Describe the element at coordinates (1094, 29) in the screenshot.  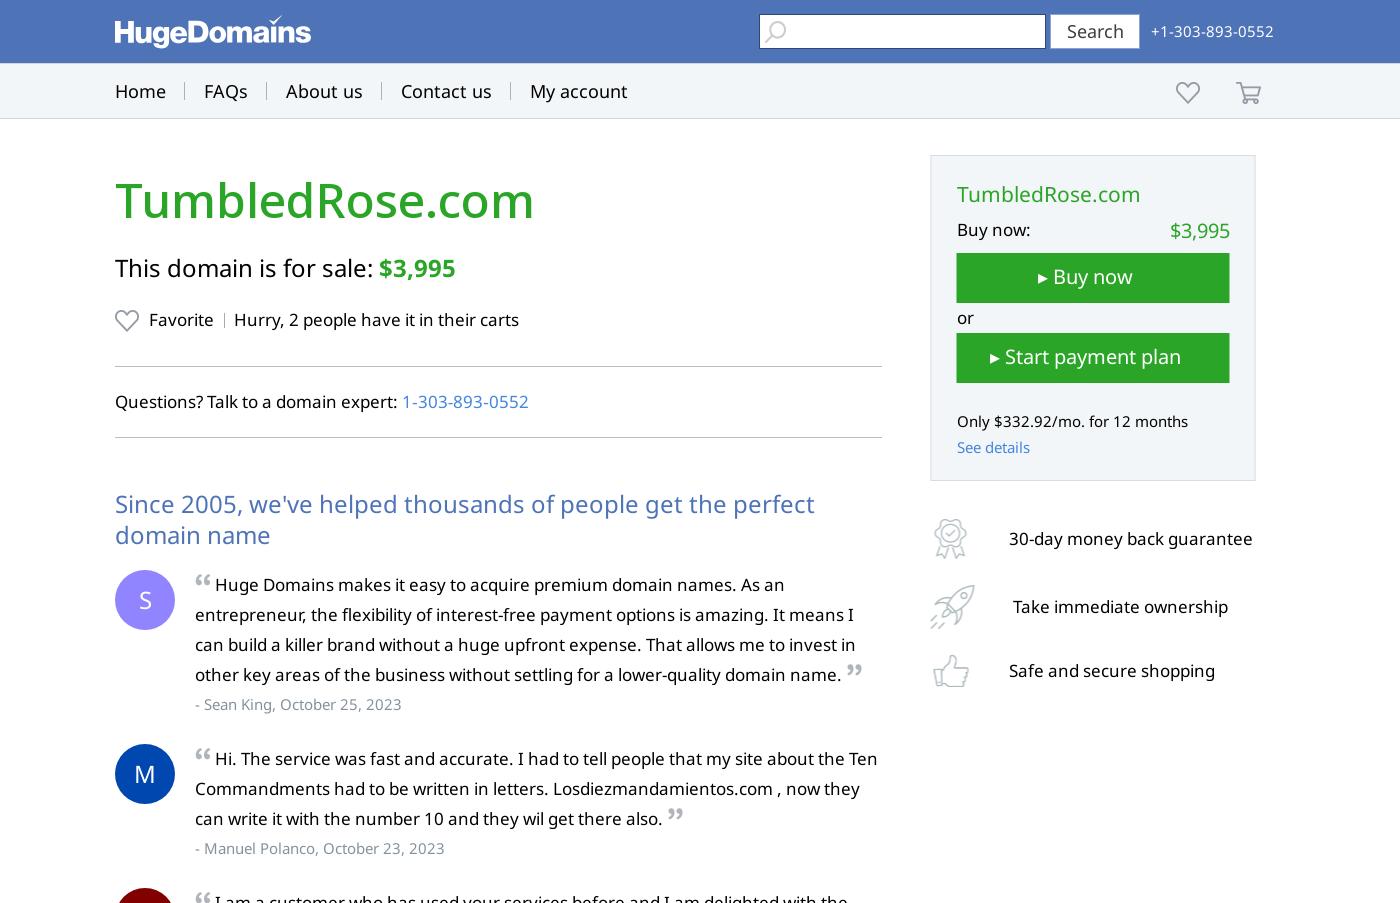
I see `'Search'` at that location.